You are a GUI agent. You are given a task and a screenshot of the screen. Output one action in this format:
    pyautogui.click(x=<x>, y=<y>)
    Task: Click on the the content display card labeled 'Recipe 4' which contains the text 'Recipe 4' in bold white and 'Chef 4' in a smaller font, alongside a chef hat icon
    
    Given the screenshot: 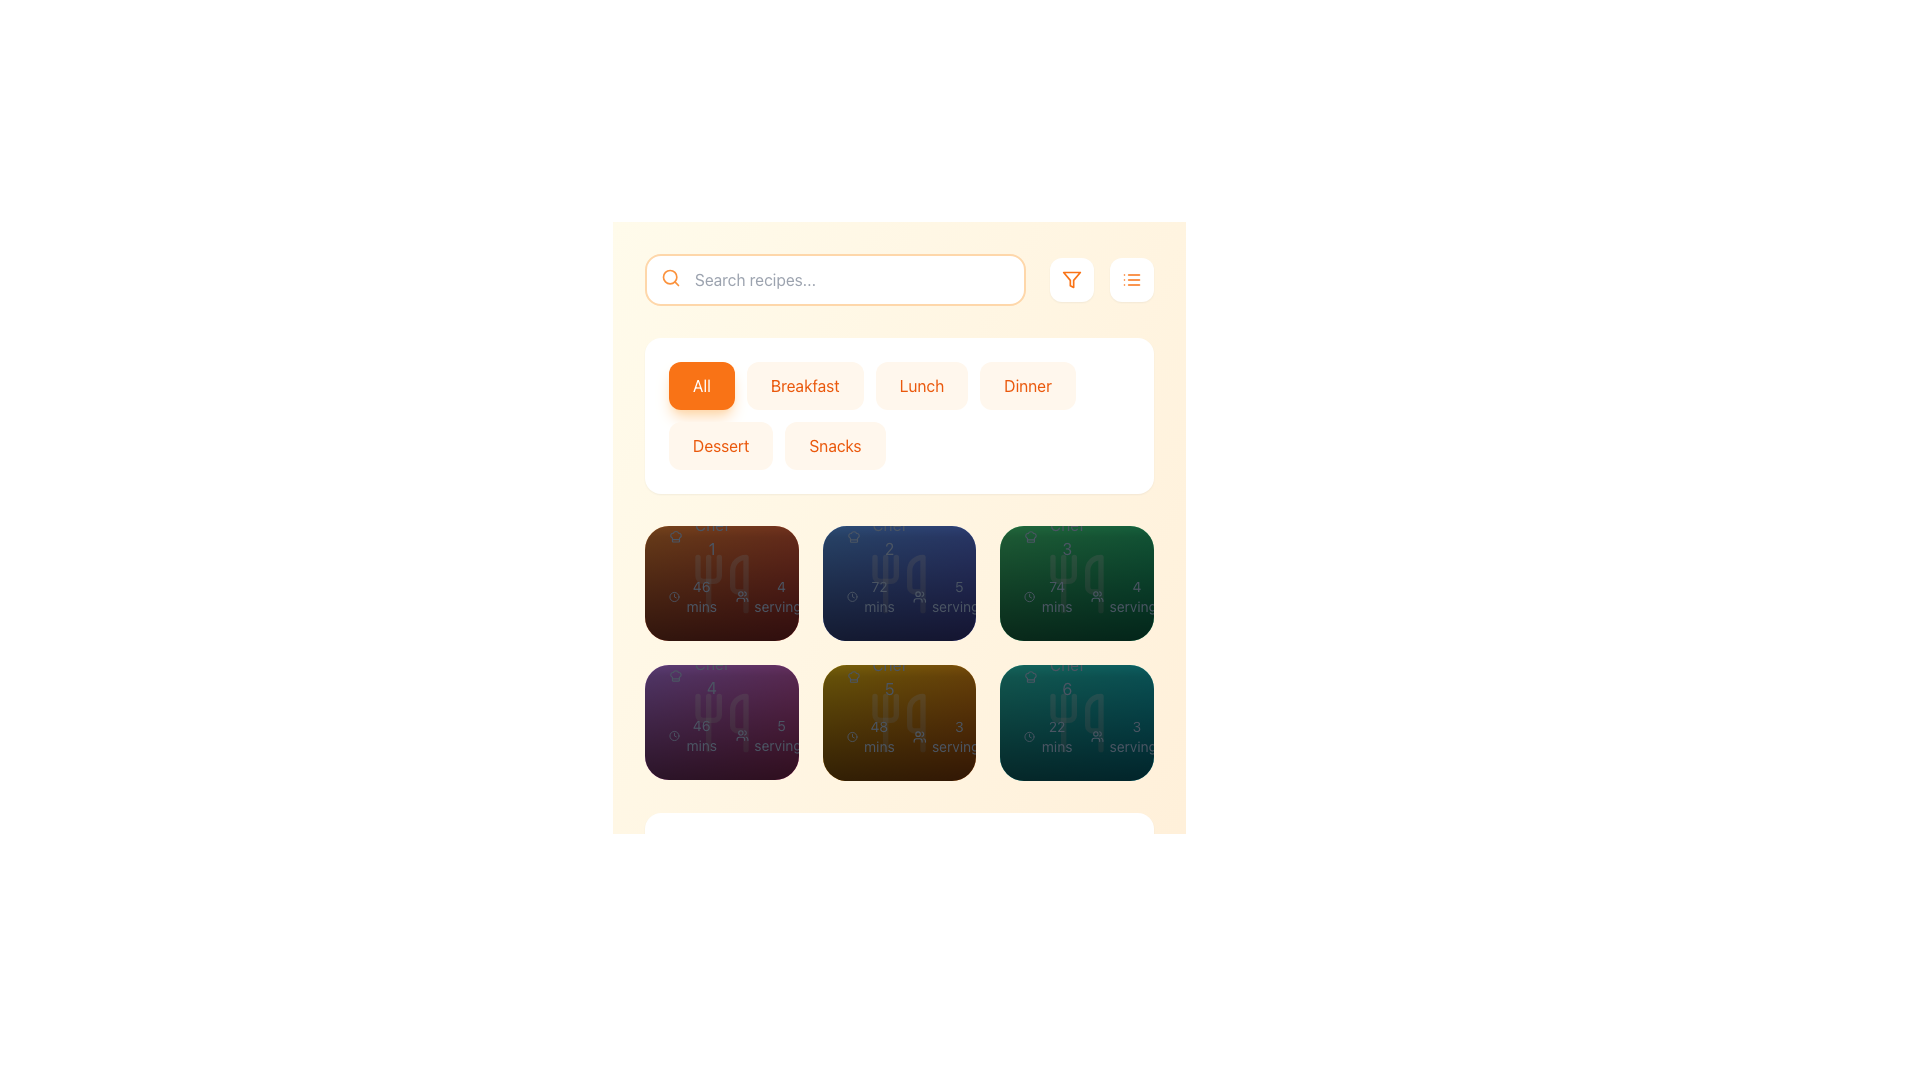 What is the action you would take?
    pyautogui.click(x=700, y=648)
    